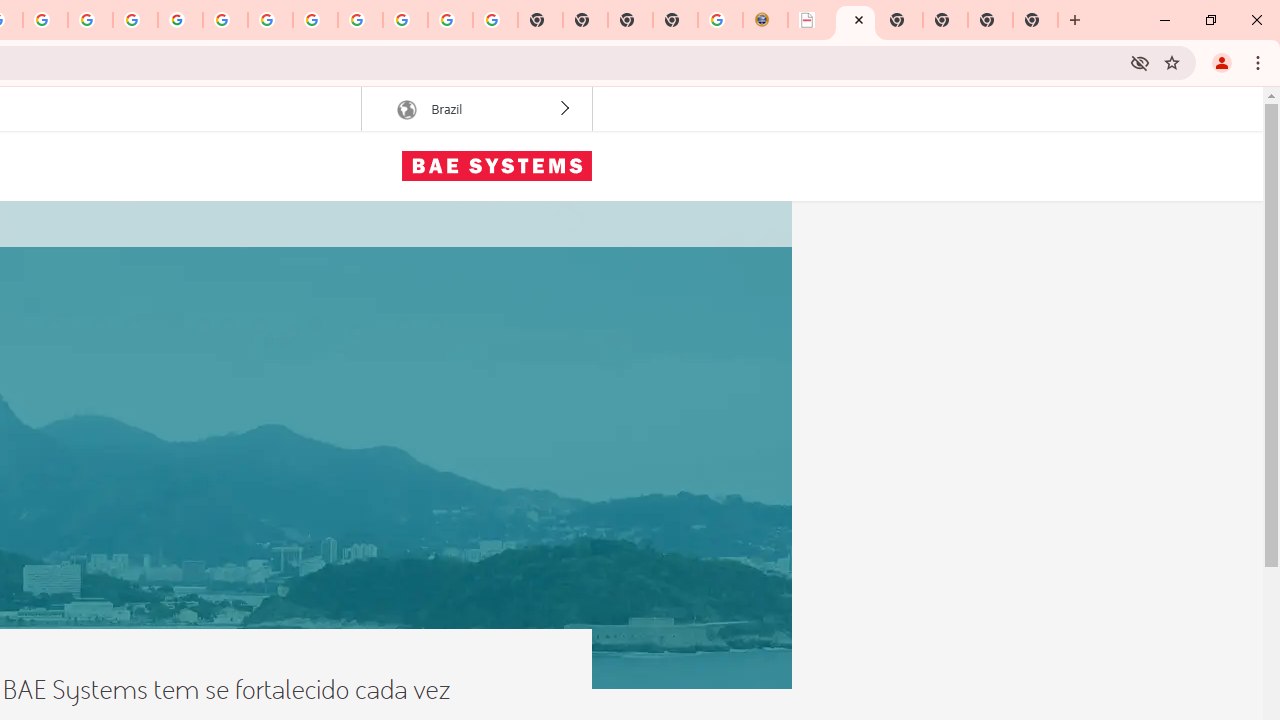 The width and height of the screenshot is (1280, 720). What do you see at coordinates (495, 20) in the screenshot?
I see `'Google Images'` at bounding box center [495, 20].